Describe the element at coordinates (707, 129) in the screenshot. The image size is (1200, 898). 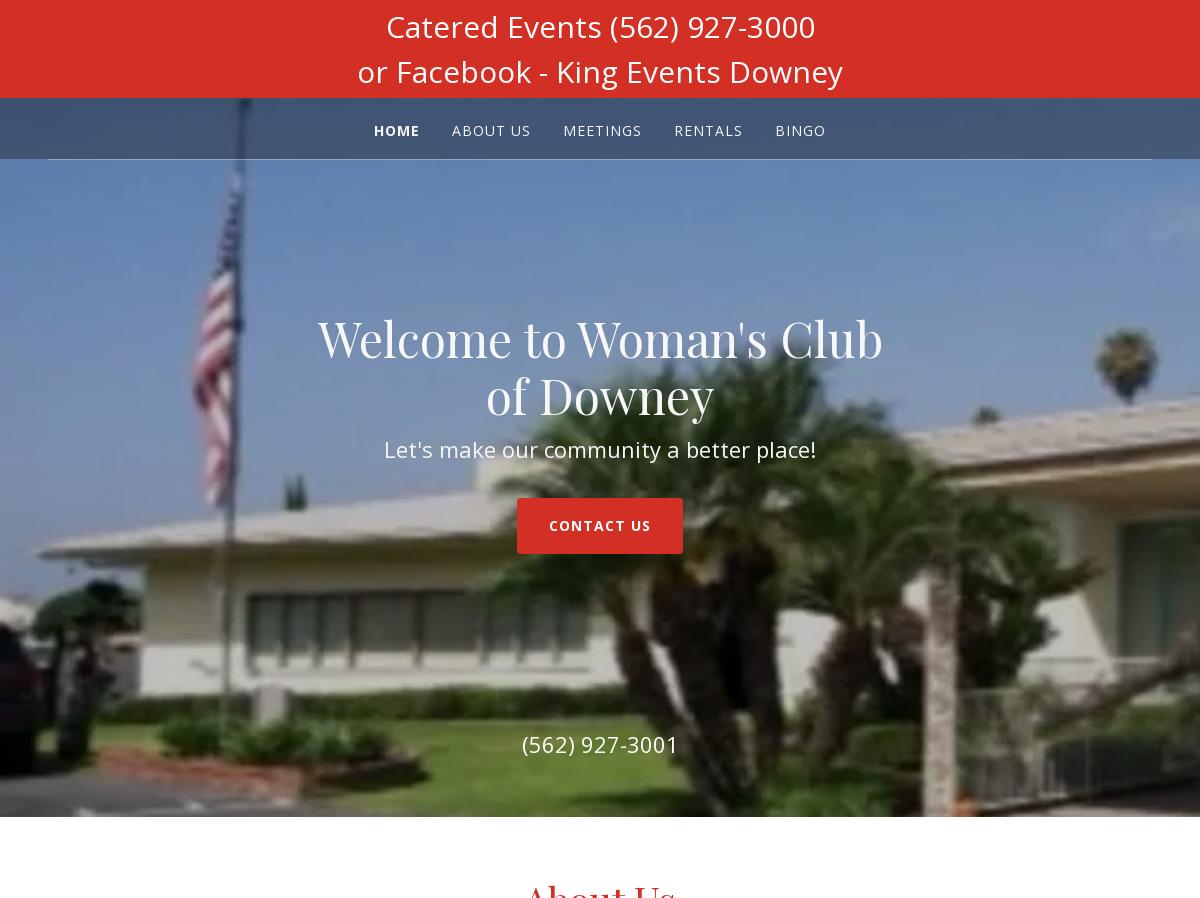
I see `'Rentals'` at that location.